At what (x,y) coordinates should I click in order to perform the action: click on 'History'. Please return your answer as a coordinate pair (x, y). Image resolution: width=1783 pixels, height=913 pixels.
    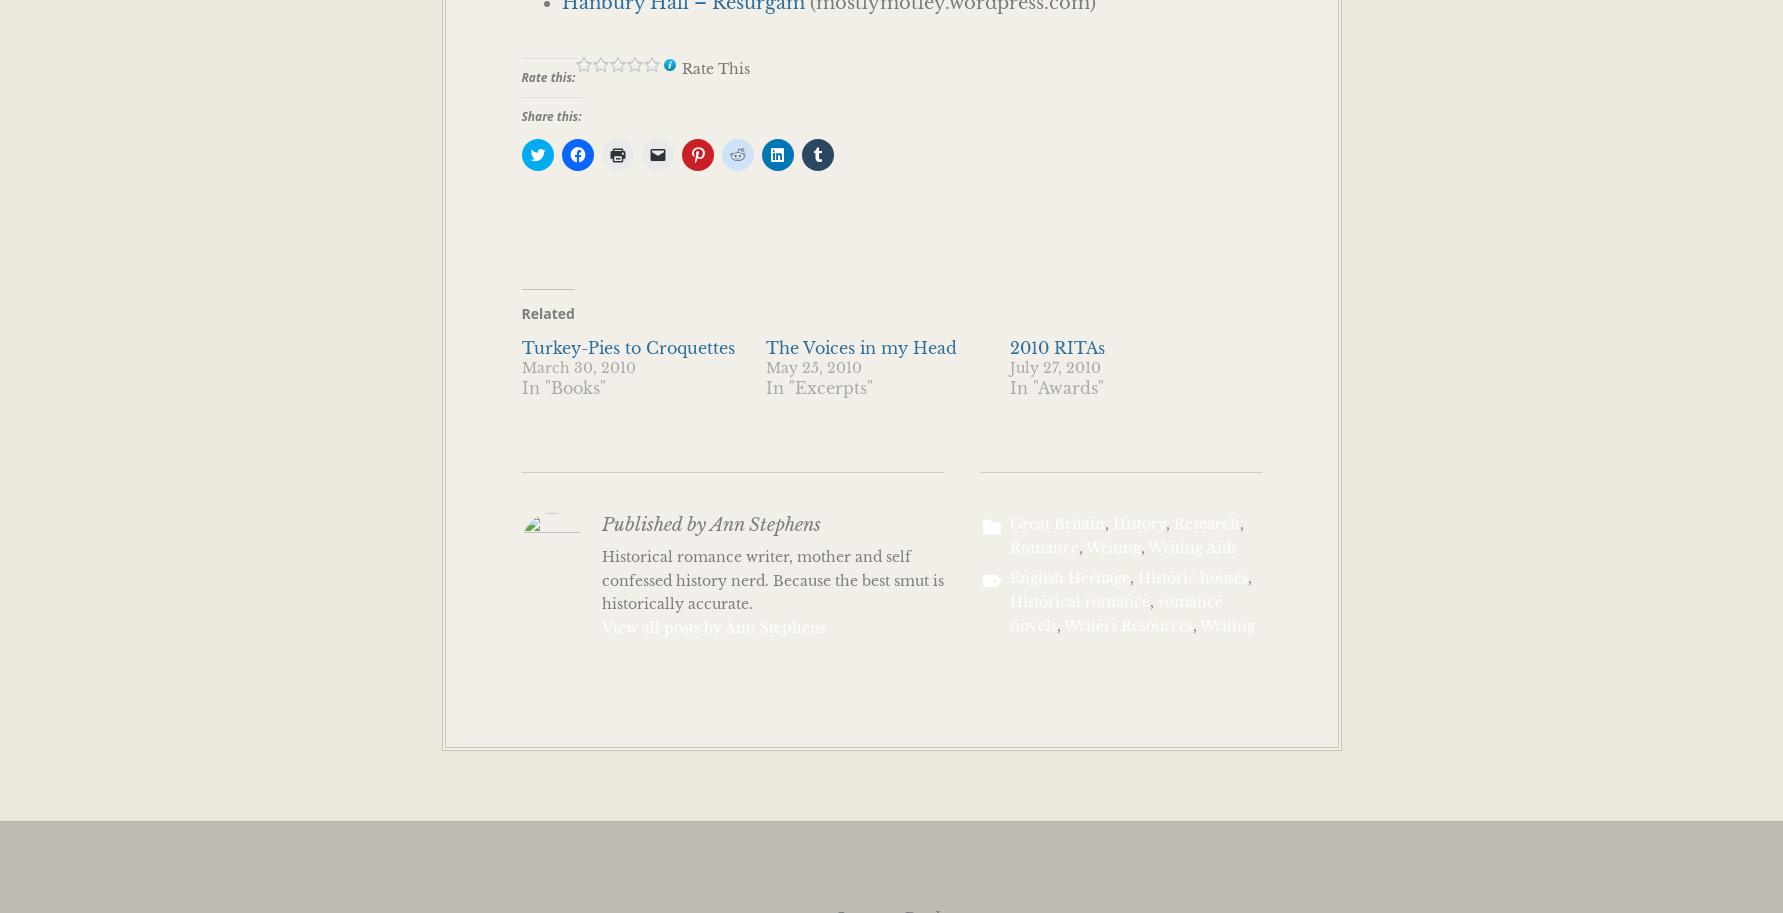
    Looking at the image, I should click on (1137, 522).